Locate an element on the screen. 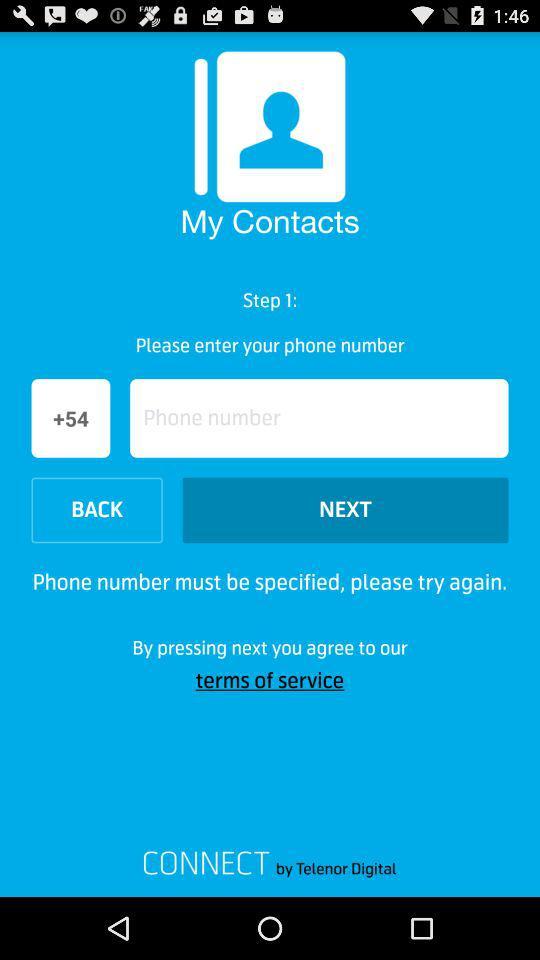  phone number entry box is located at coordinates (319, 417).